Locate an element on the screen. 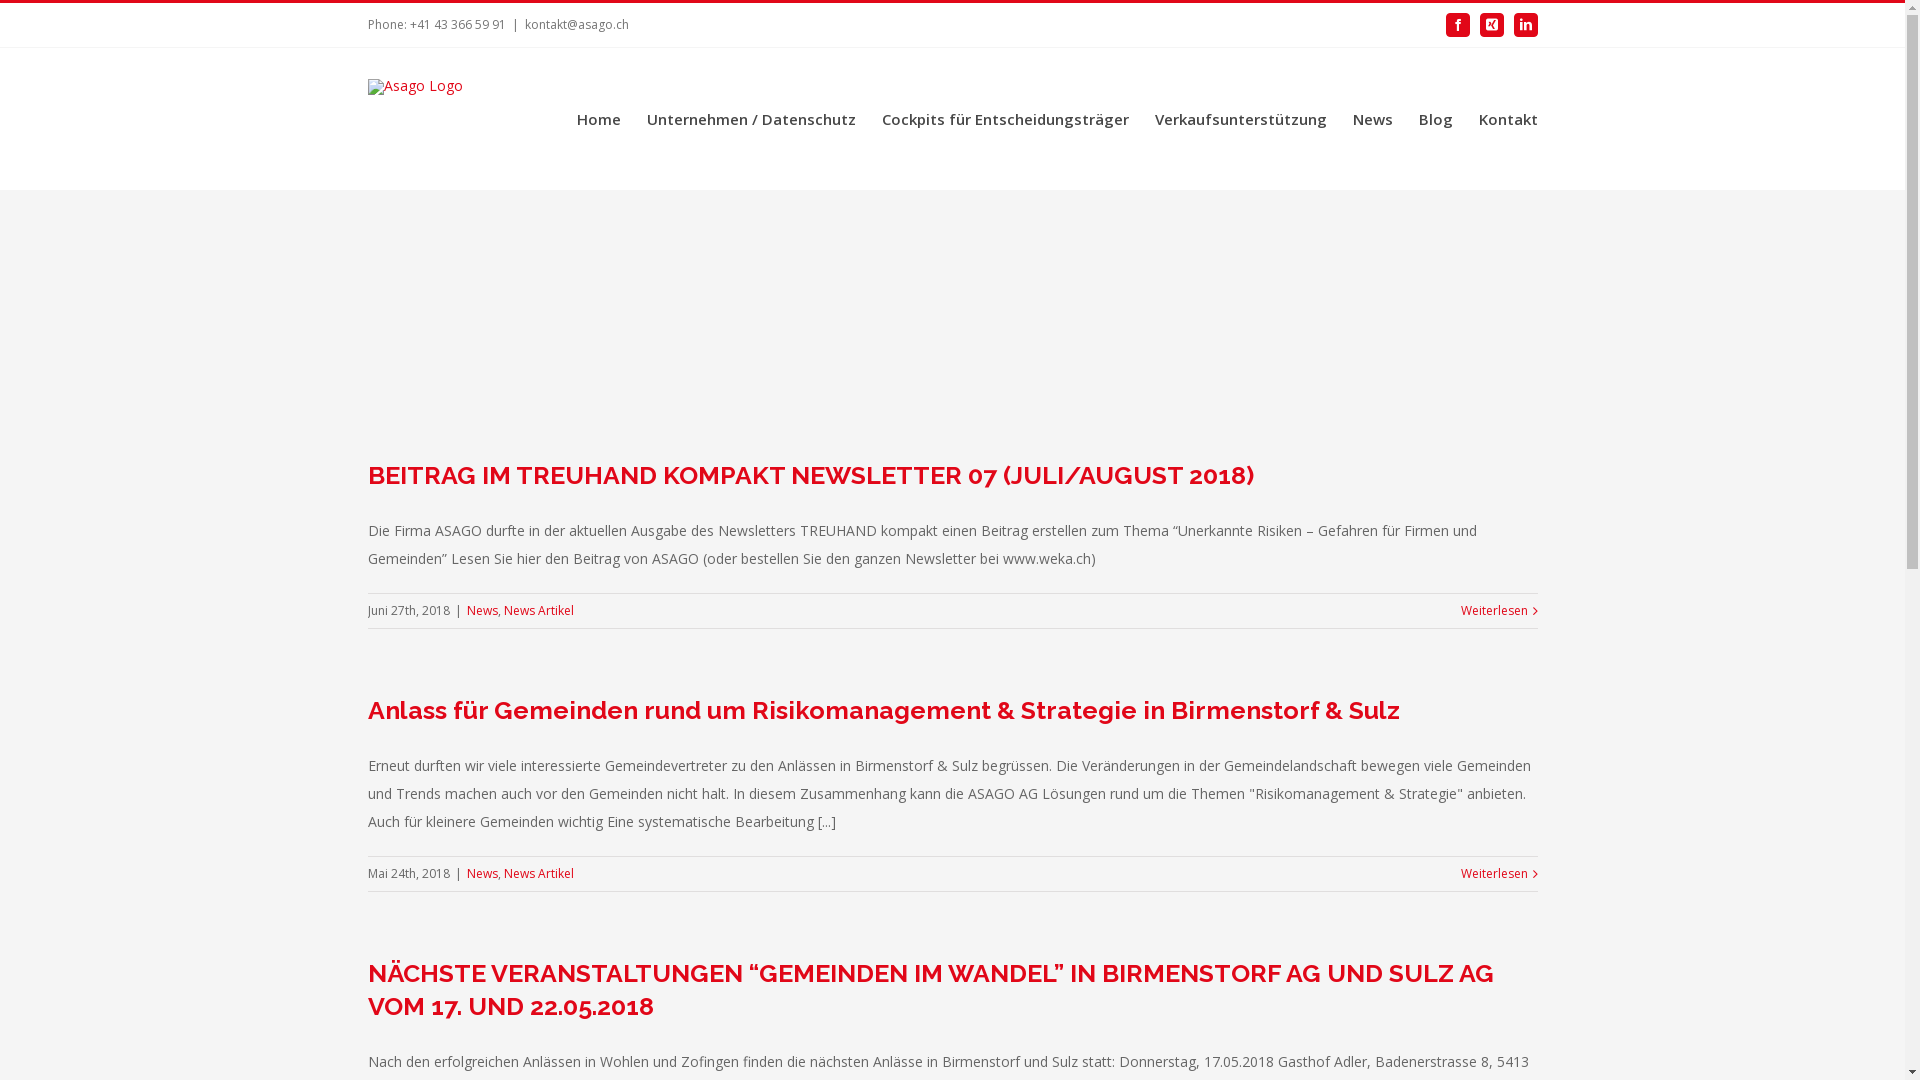 The height and width of the screenshot is (1080, 1920). 'Weiterlesen' is located at coordinates (1493, 873).